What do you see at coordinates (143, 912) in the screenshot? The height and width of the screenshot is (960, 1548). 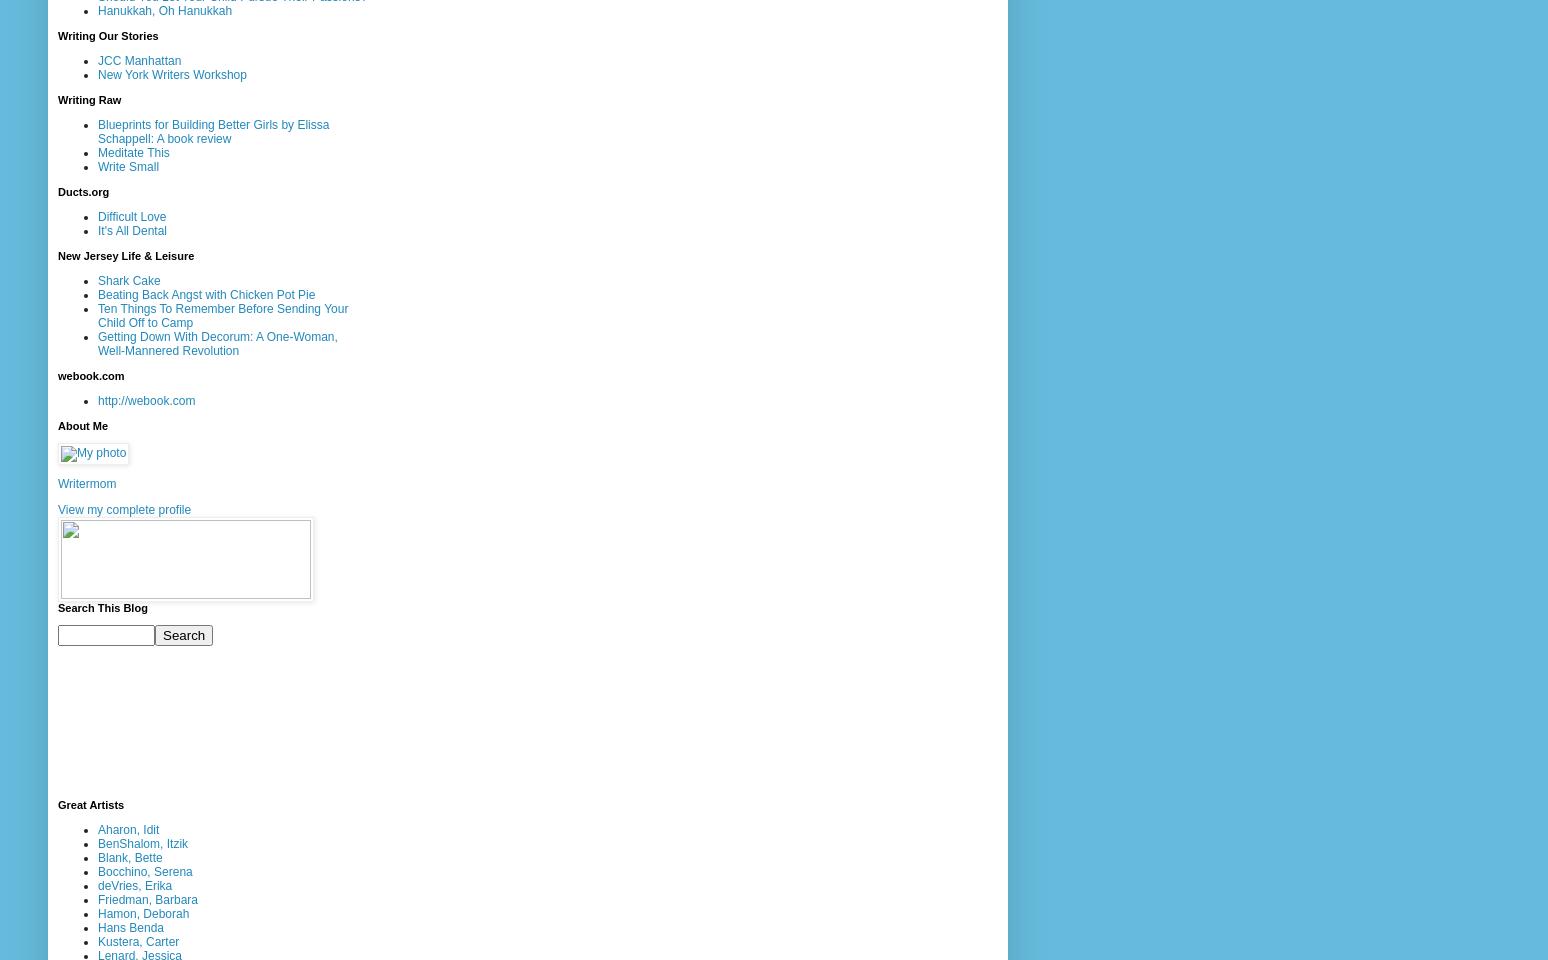 I see `'Hamon, Deborah'` at bounding box center [143, 912].